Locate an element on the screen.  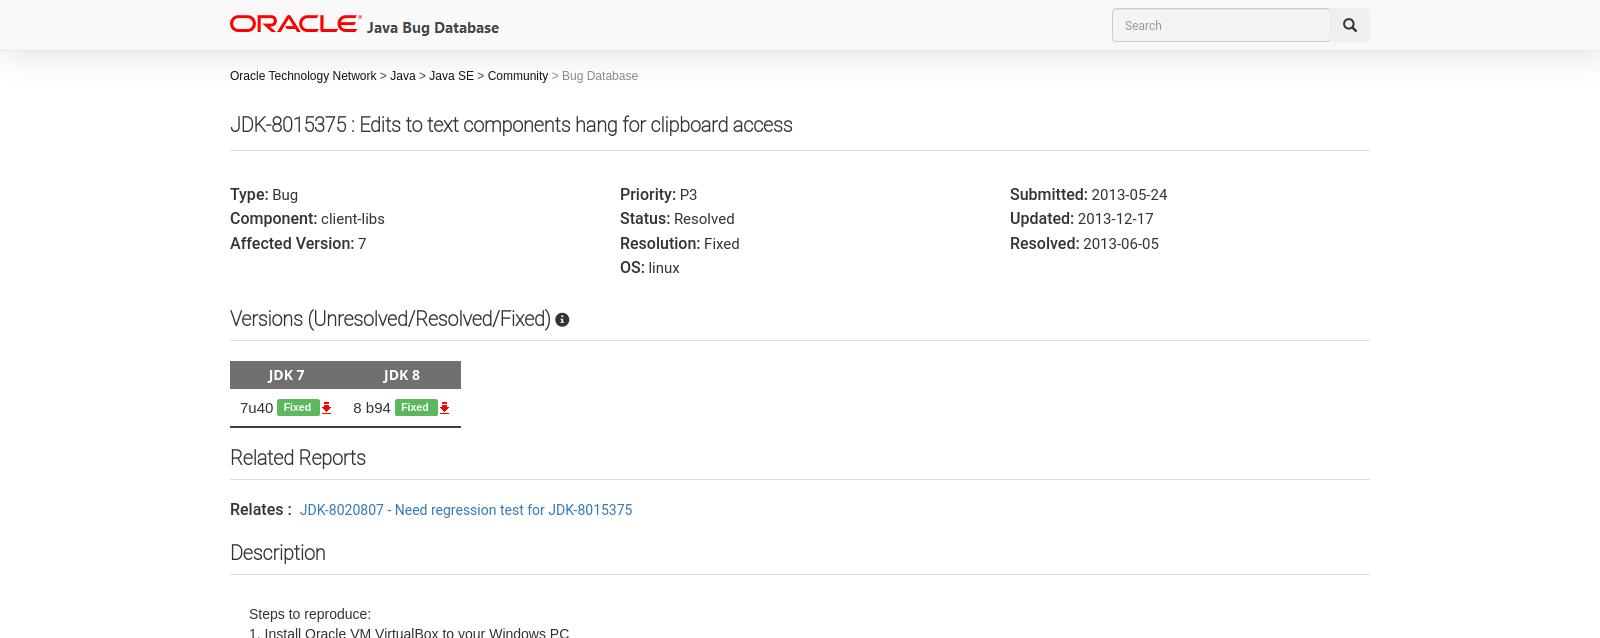
'JDK-8020807 - Need regression test for JDK-8015375' is located at coordinates (299, 507).